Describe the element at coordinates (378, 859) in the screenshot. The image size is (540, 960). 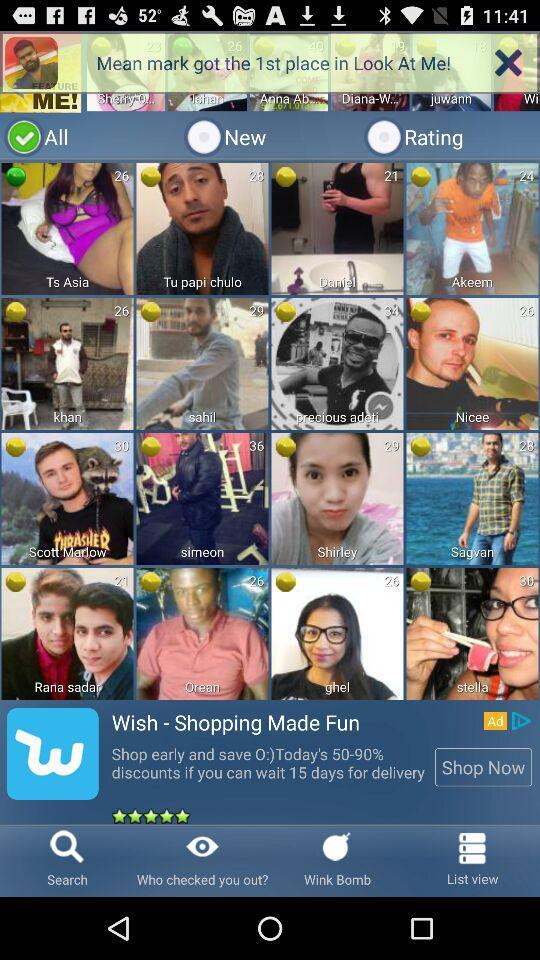
I see `the option which is to the left of the list view` at that location.